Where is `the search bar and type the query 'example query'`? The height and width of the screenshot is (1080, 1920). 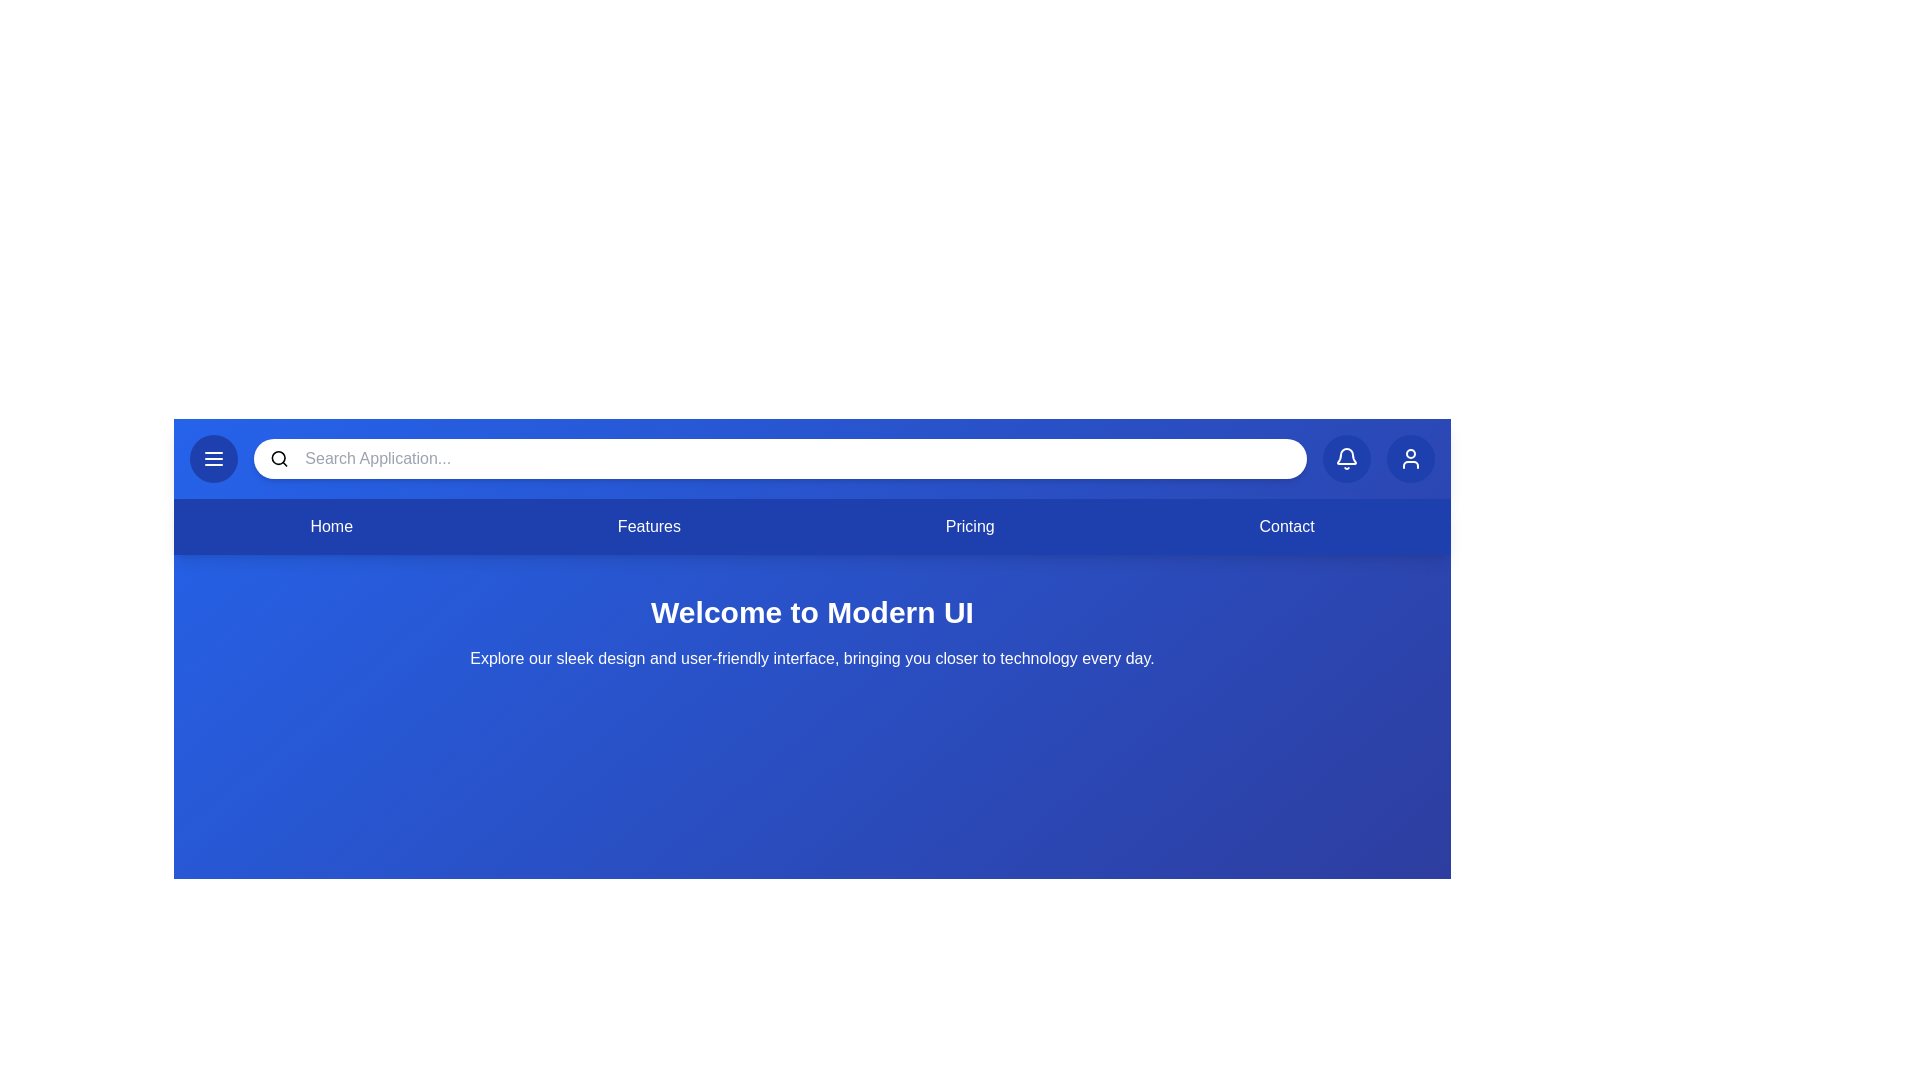 the search bar and type the query 'example query' is located at coordinates (796, 459).